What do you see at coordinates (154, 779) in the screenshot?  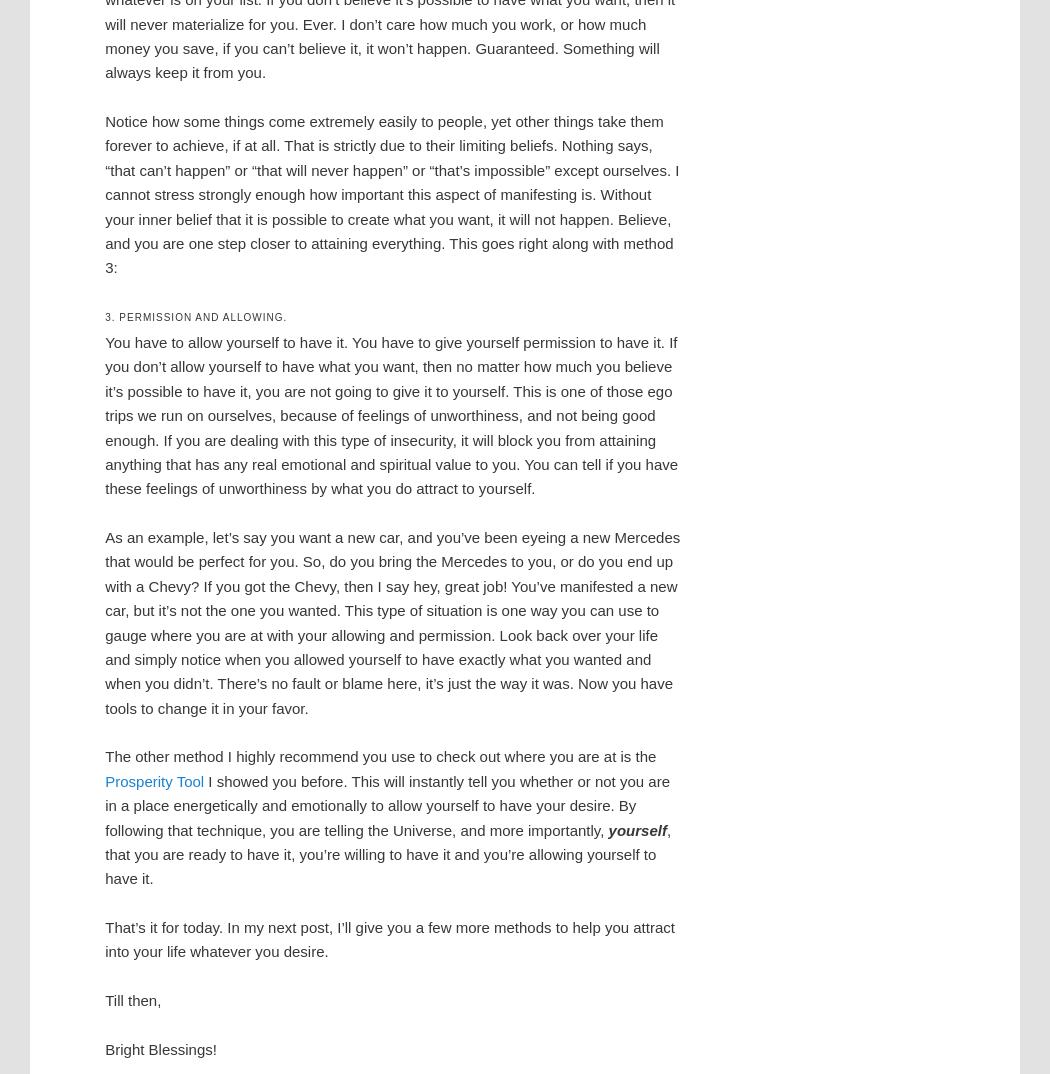 I see `'Prosperity Tool'` at bounding box center [154, 779].